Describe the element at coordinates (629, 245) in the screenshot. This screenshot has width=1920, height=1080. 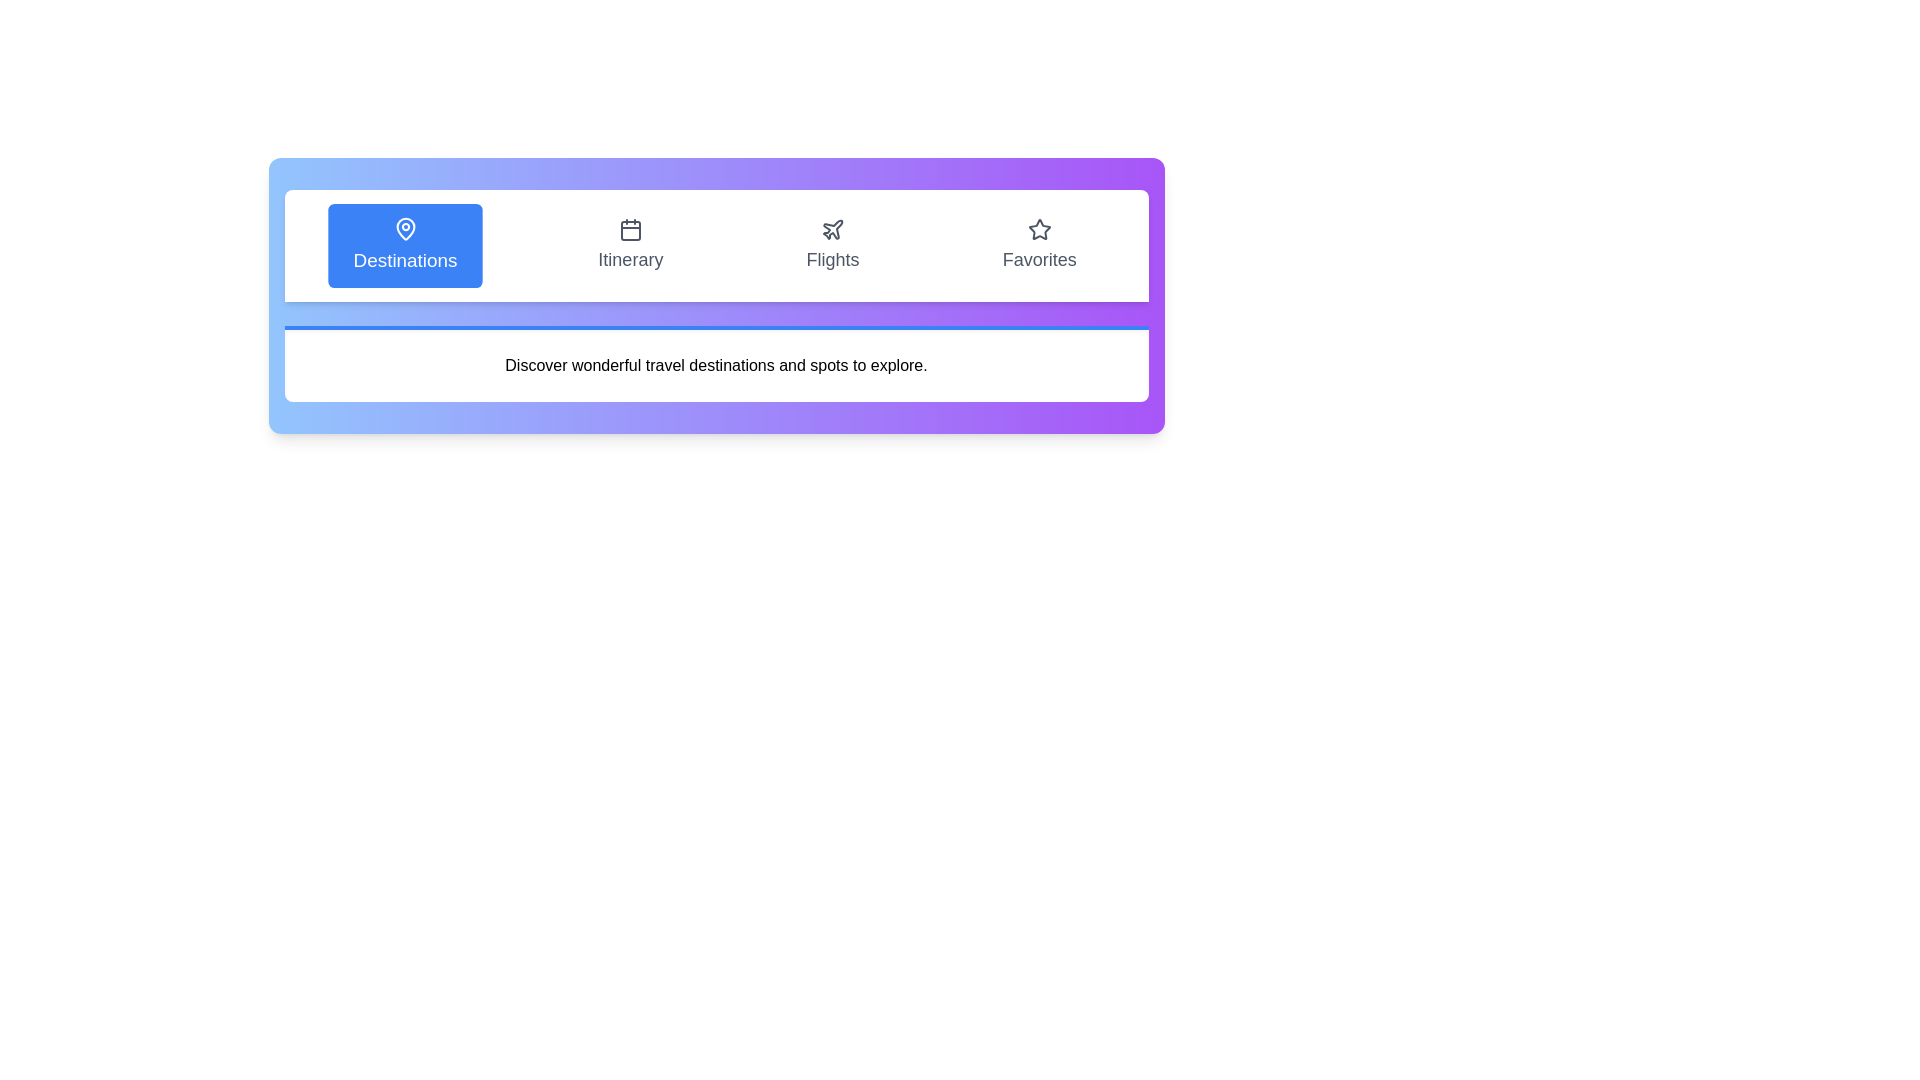
I see `the tab labeled Itinerary` at that location.